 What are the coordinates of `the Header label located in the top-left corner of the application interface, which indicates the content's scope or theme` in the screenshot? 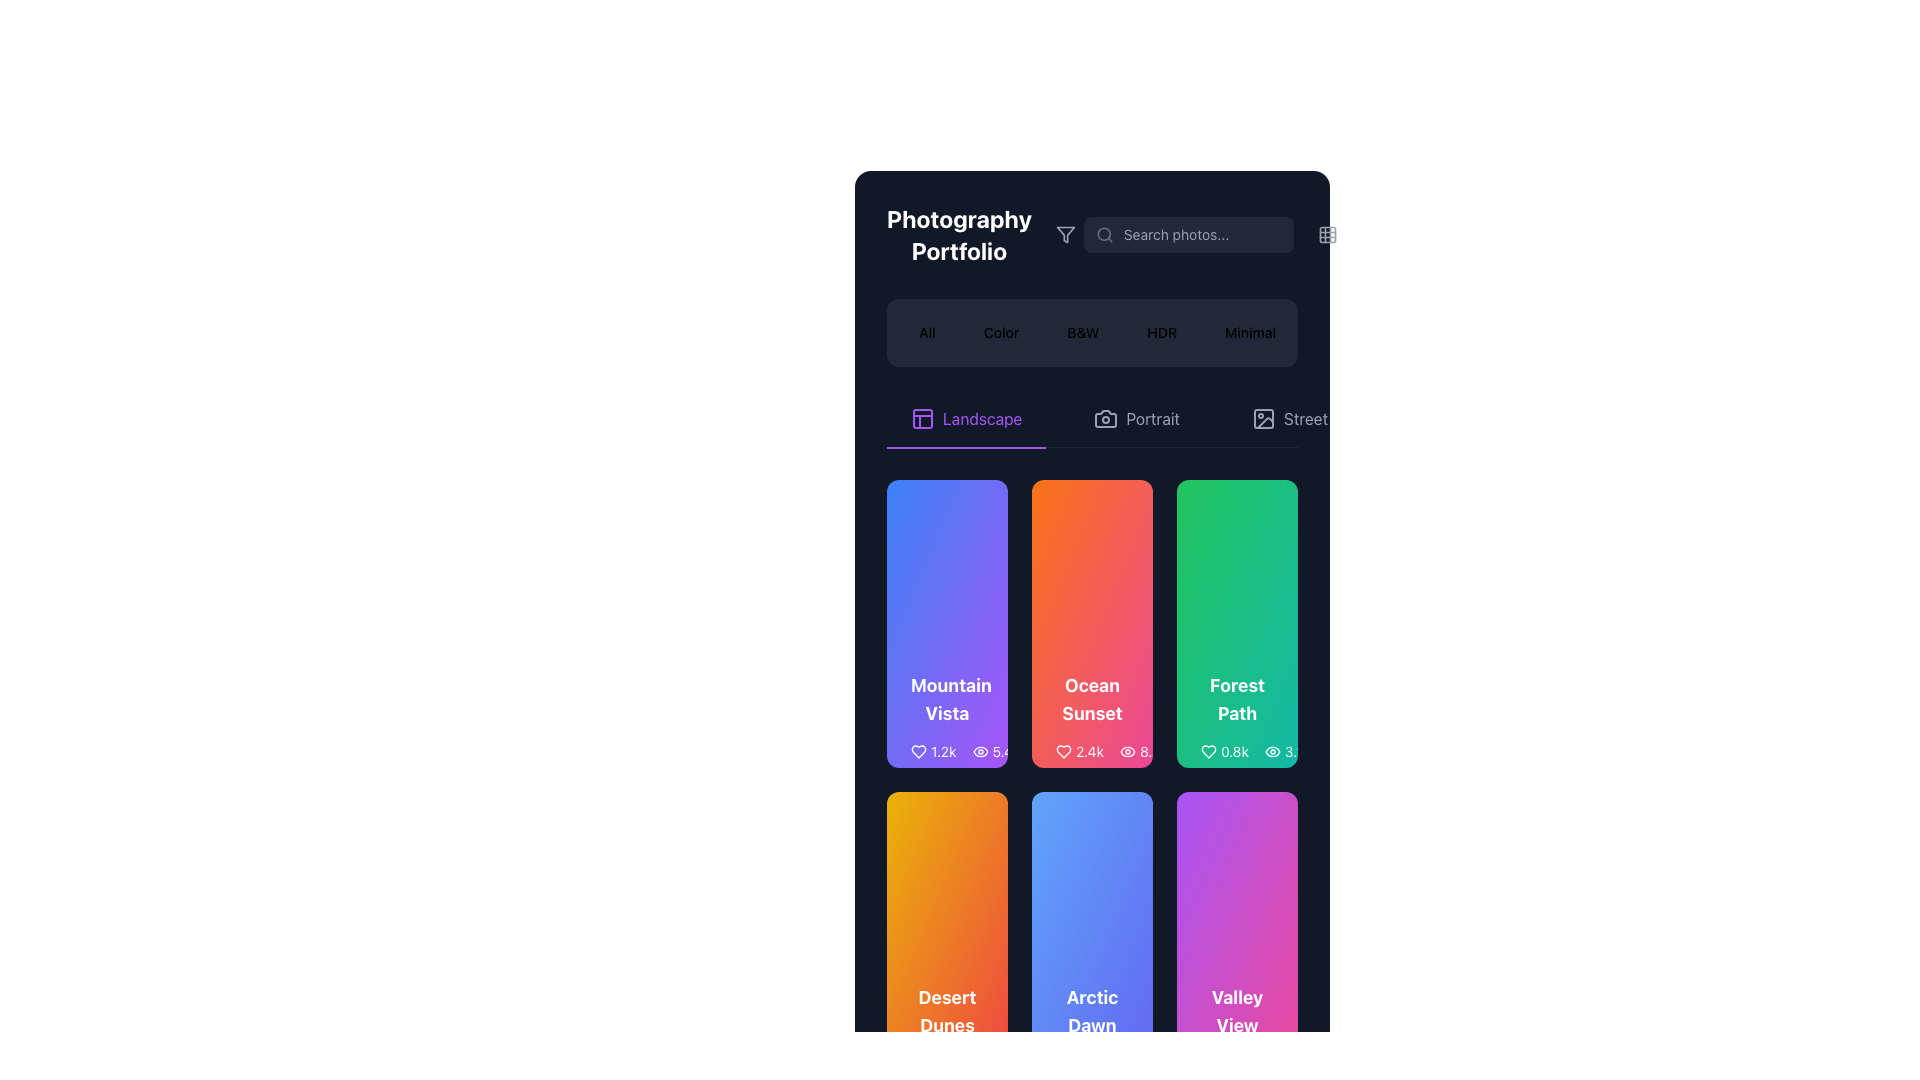 It's located at (985, 234).